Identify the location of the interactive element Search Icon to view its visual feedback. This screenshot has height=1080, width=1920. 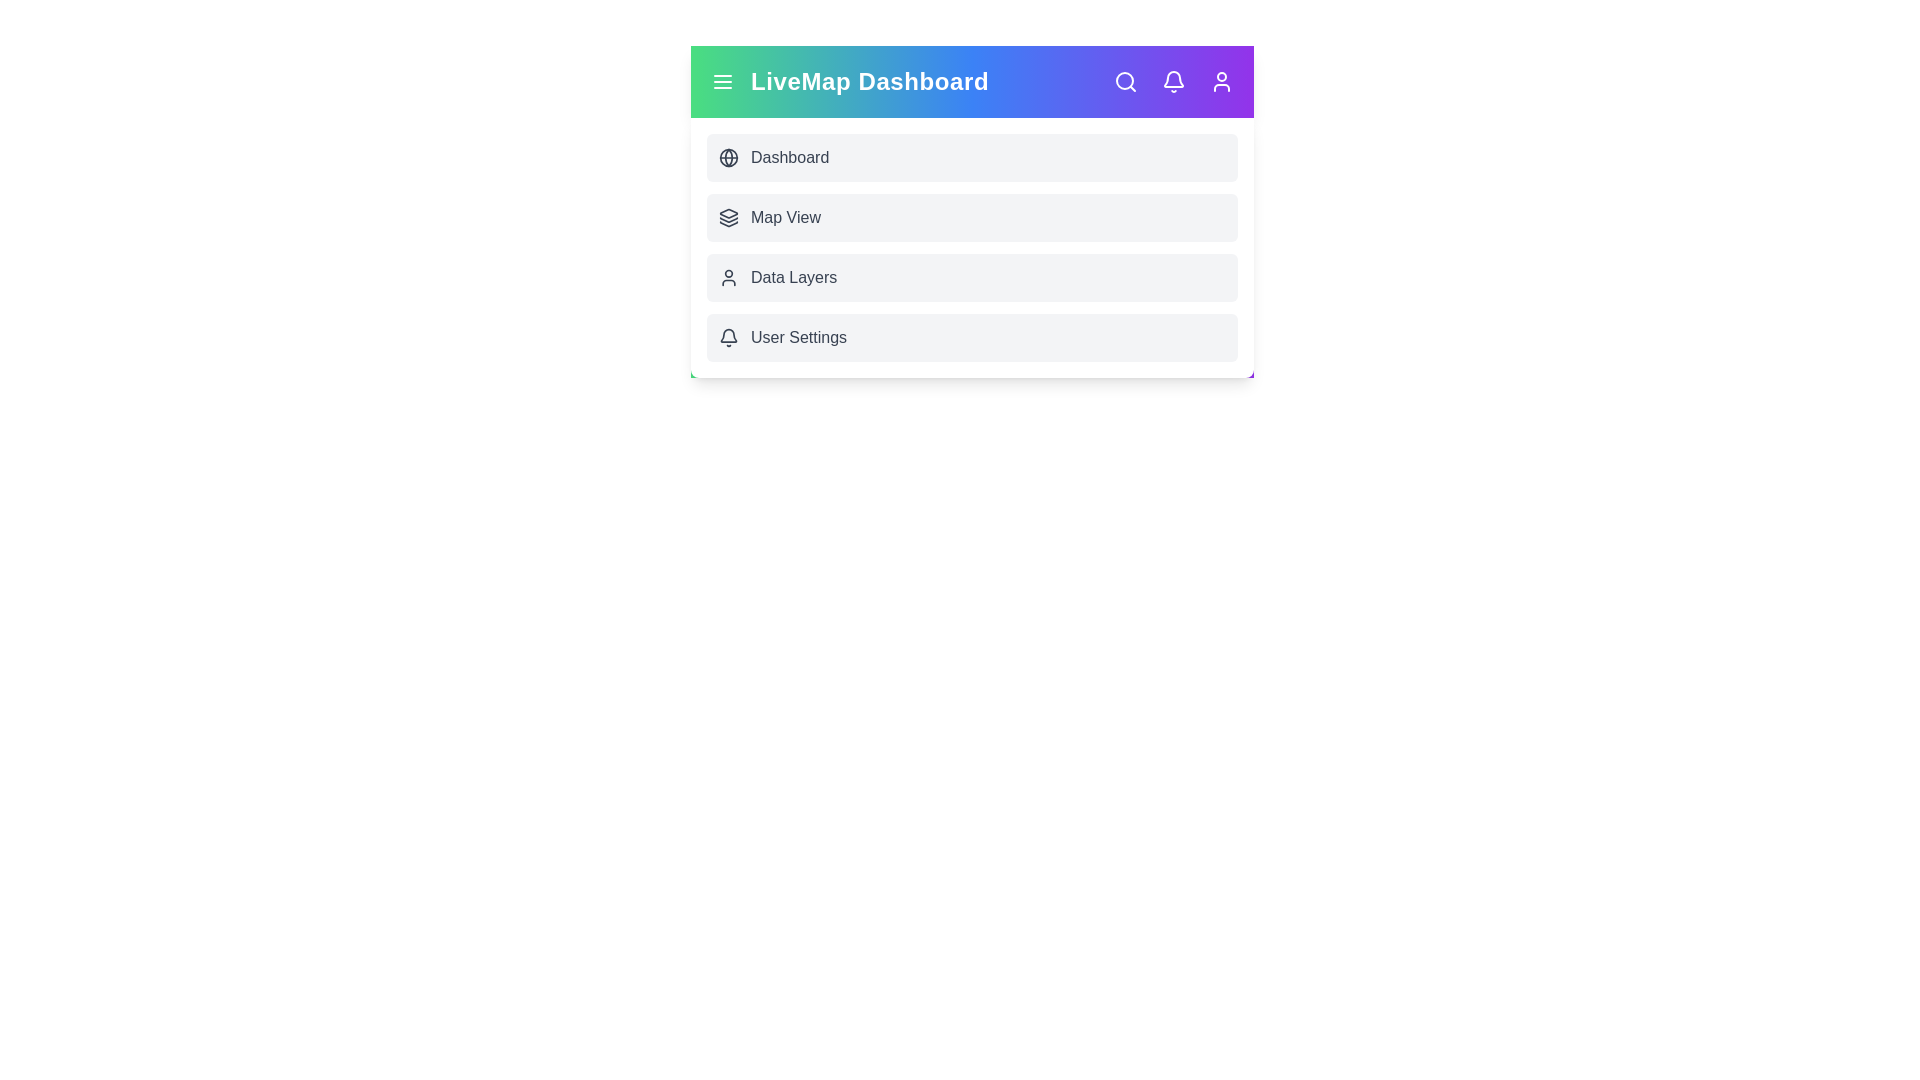
(1126, 80).